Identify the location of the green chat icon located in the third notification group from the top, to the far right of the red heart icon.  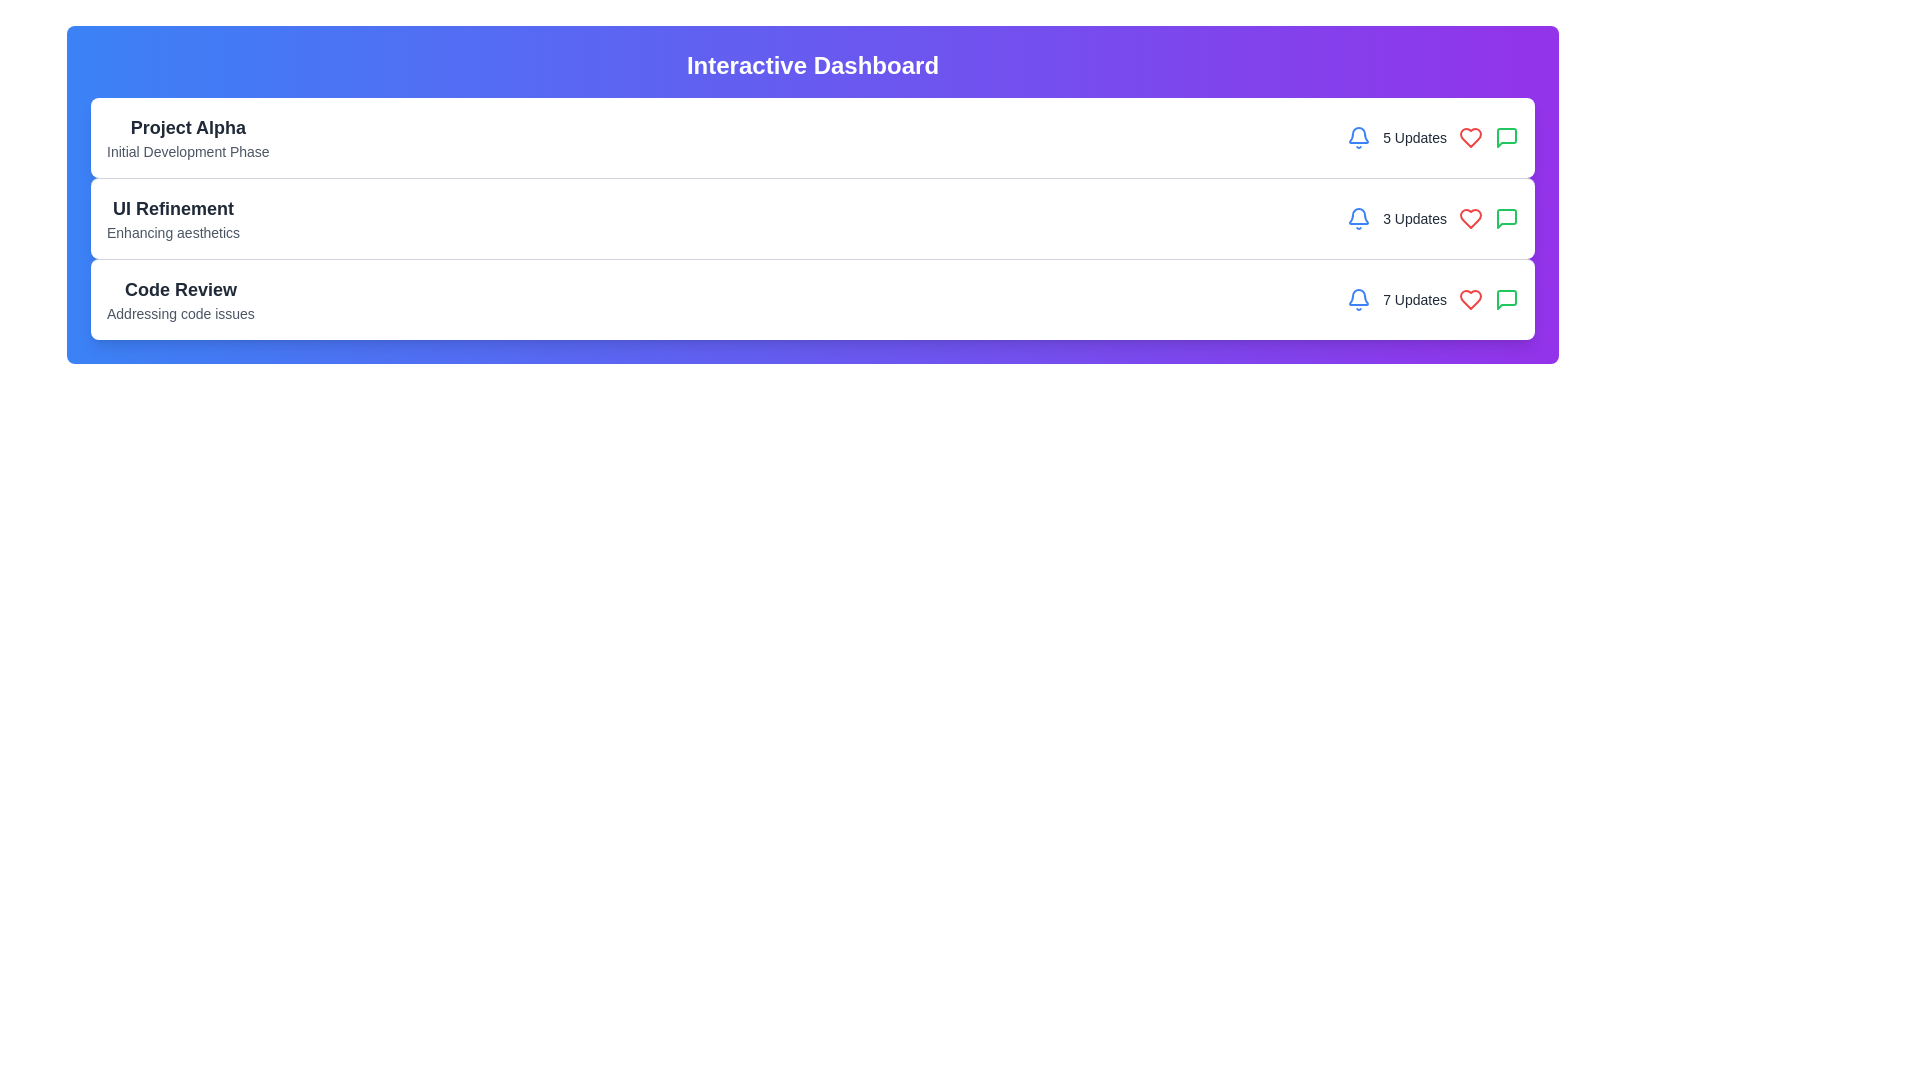
(1507, 219).